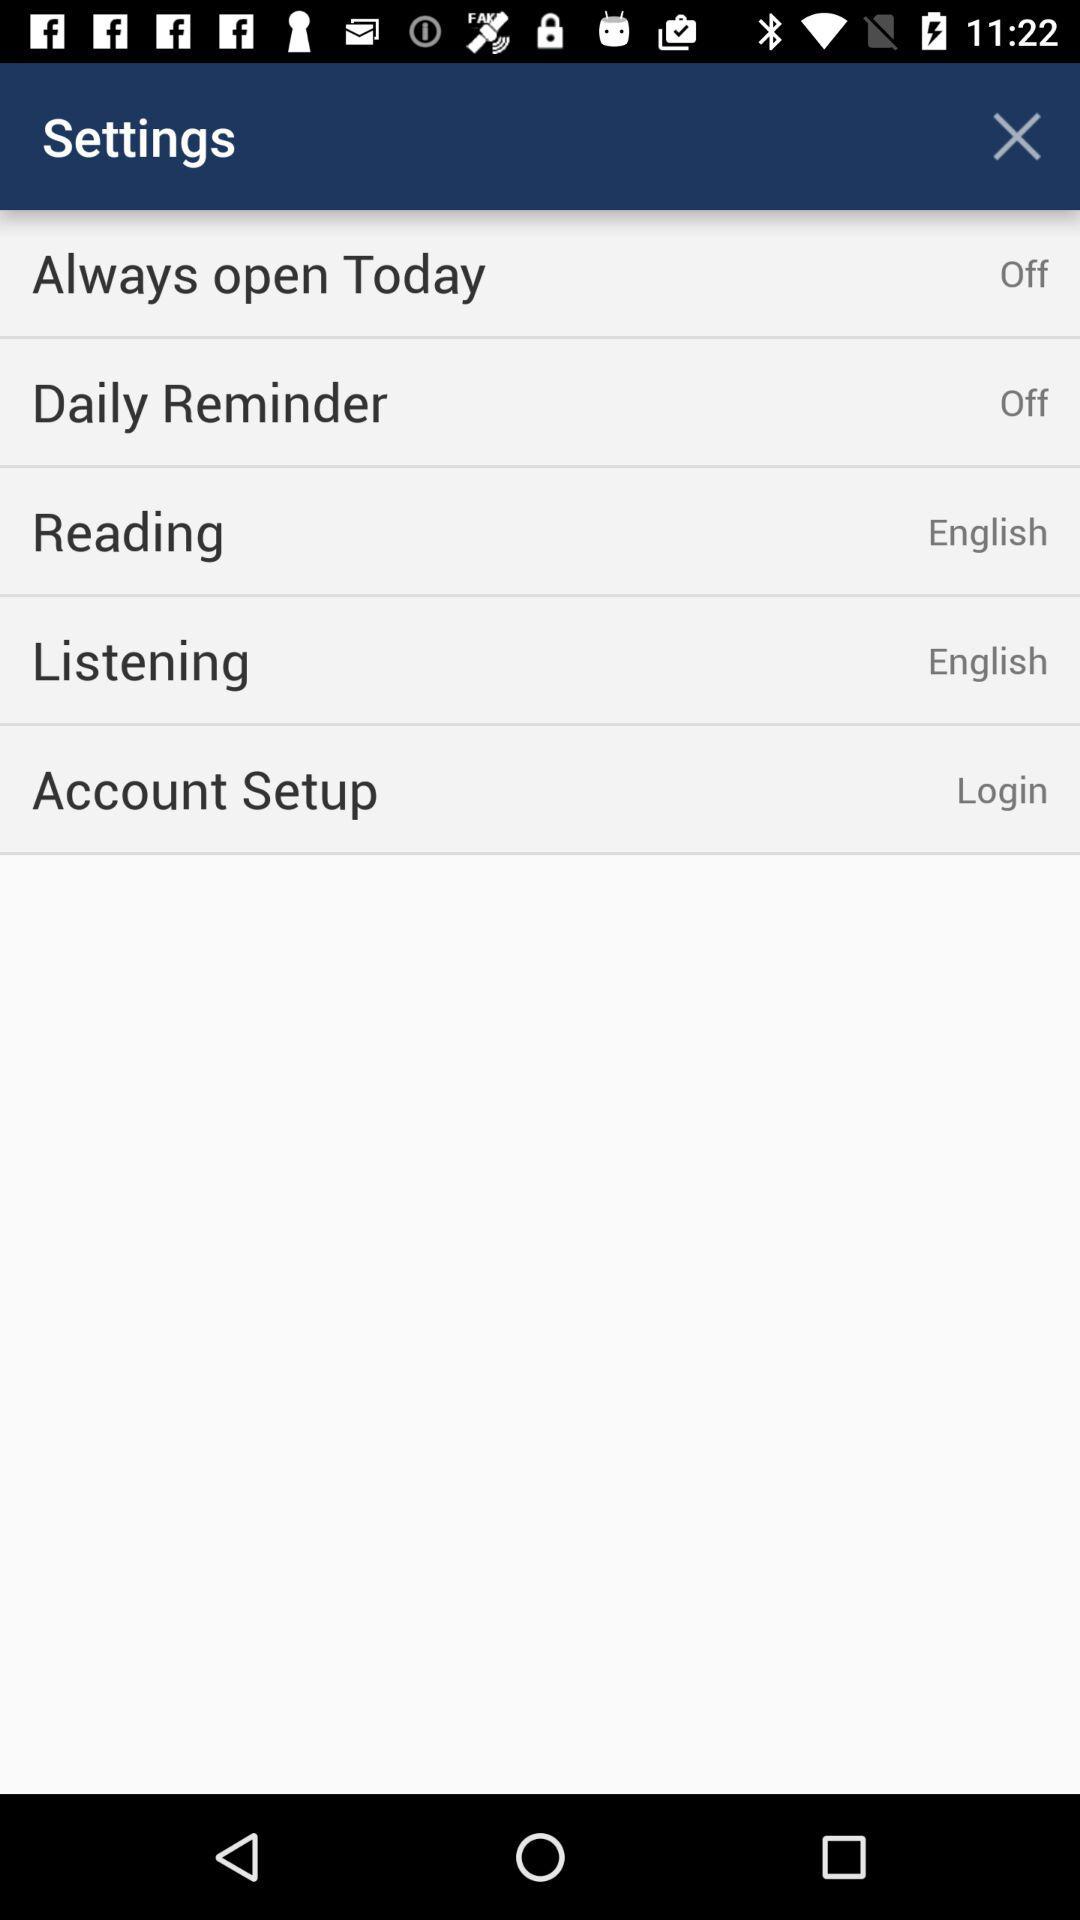 The image size is (1080, 1920). Describe the element at coordinates (1017, 136) in the screenshot. I see `the cross icon` at that location.